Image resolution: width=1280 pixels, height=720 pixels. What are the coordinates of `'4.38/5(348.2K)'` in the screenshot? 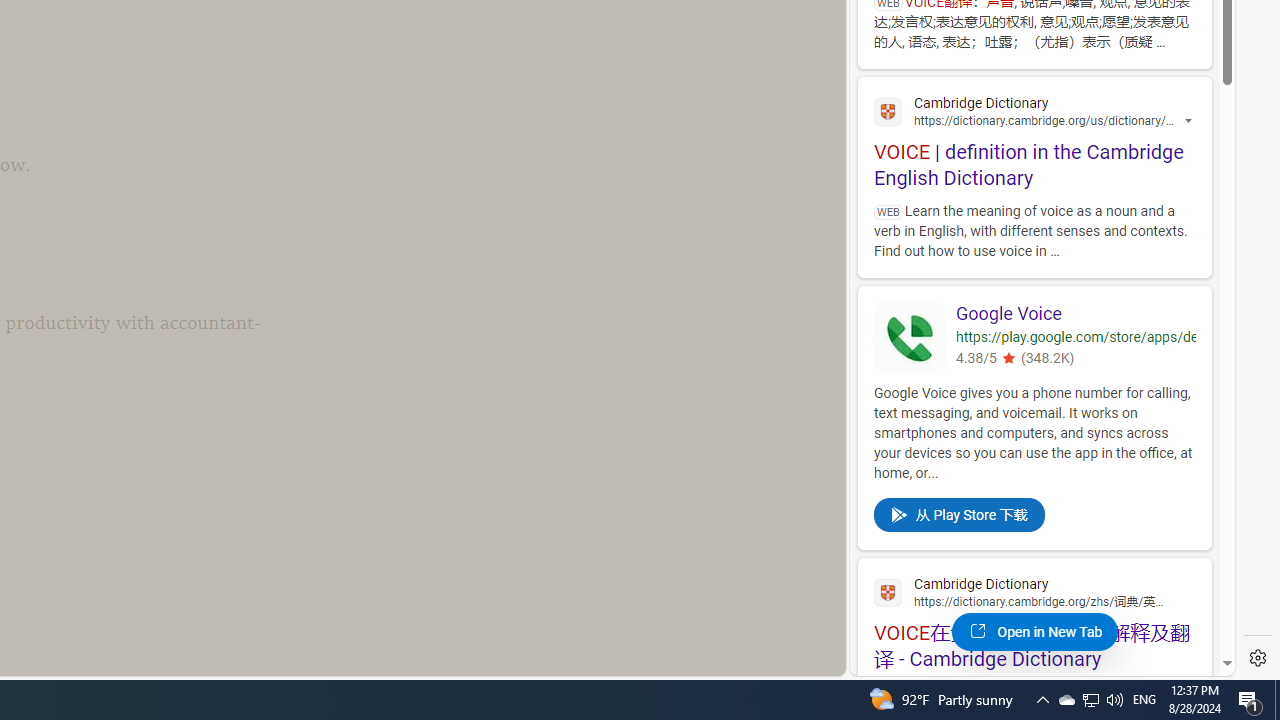 It's located at (1074, 360).